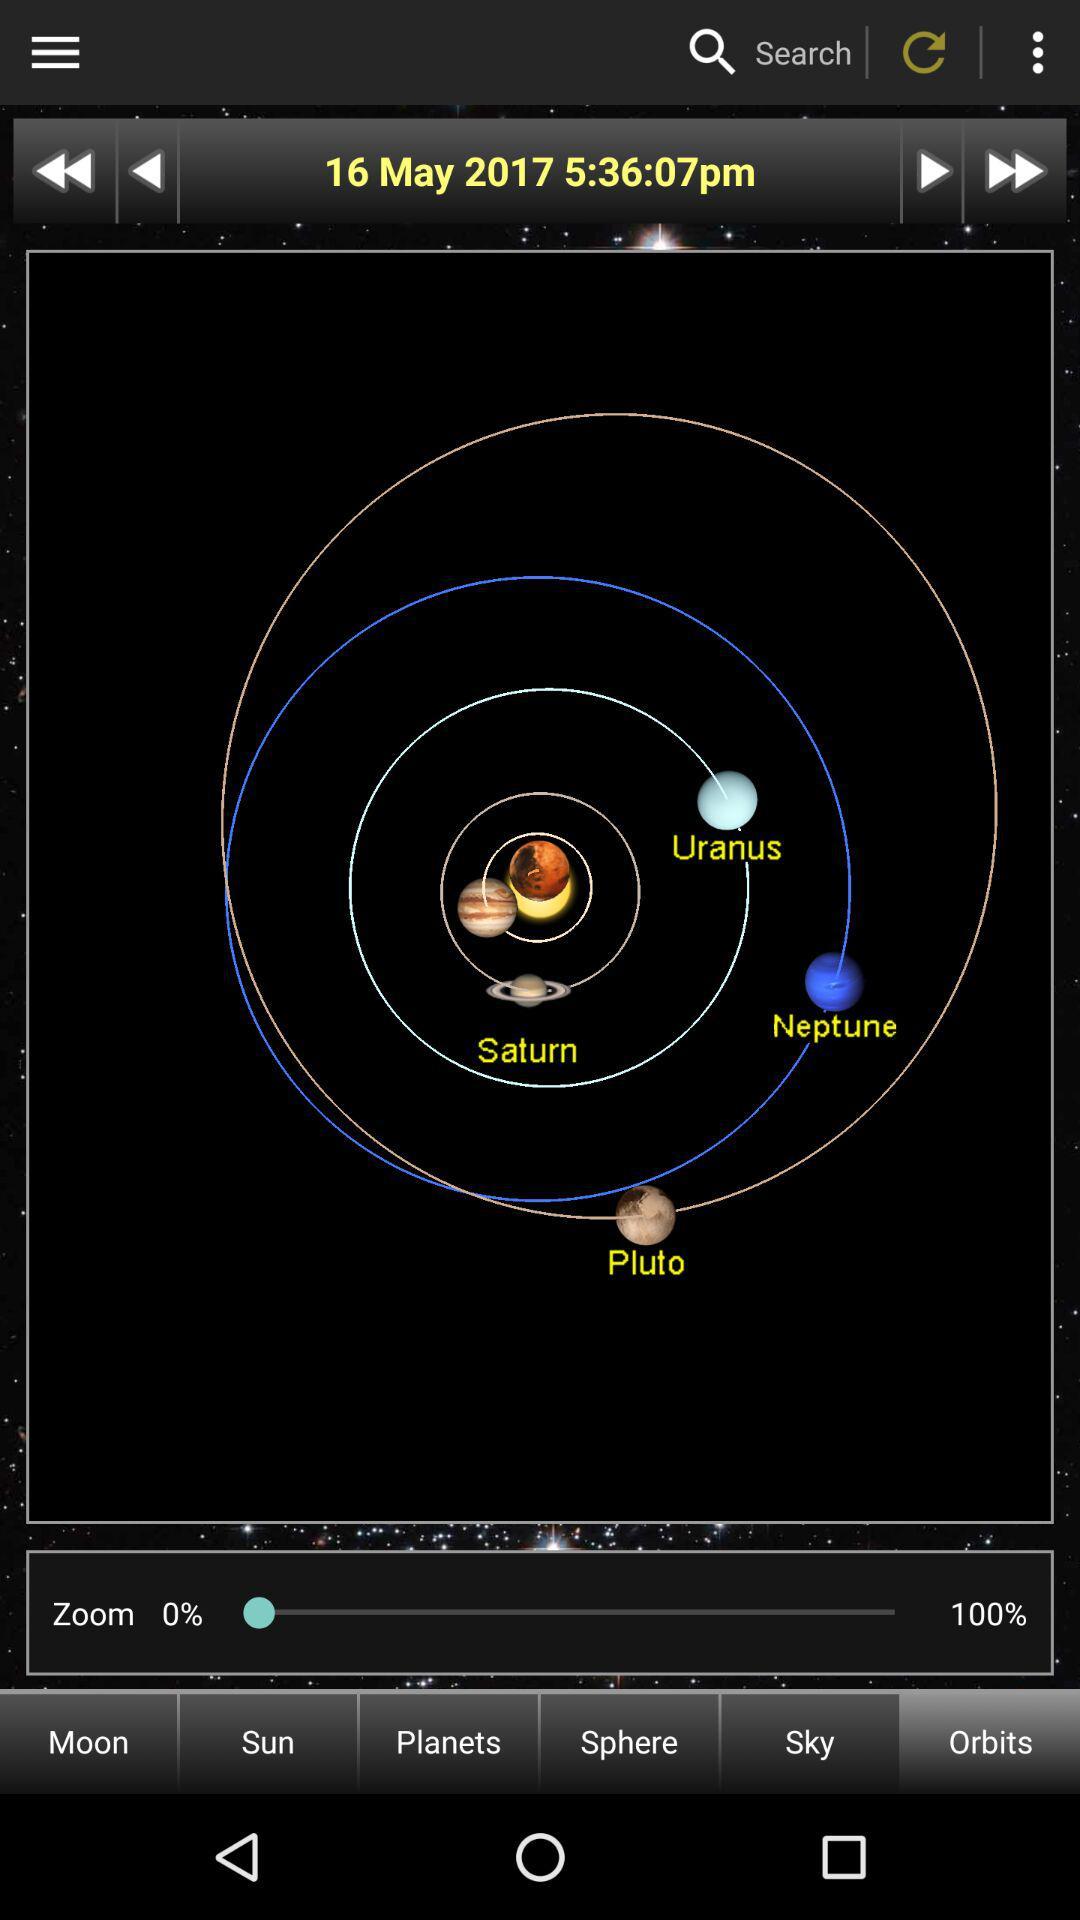  I want to click on see more options, so click(1036, 52).